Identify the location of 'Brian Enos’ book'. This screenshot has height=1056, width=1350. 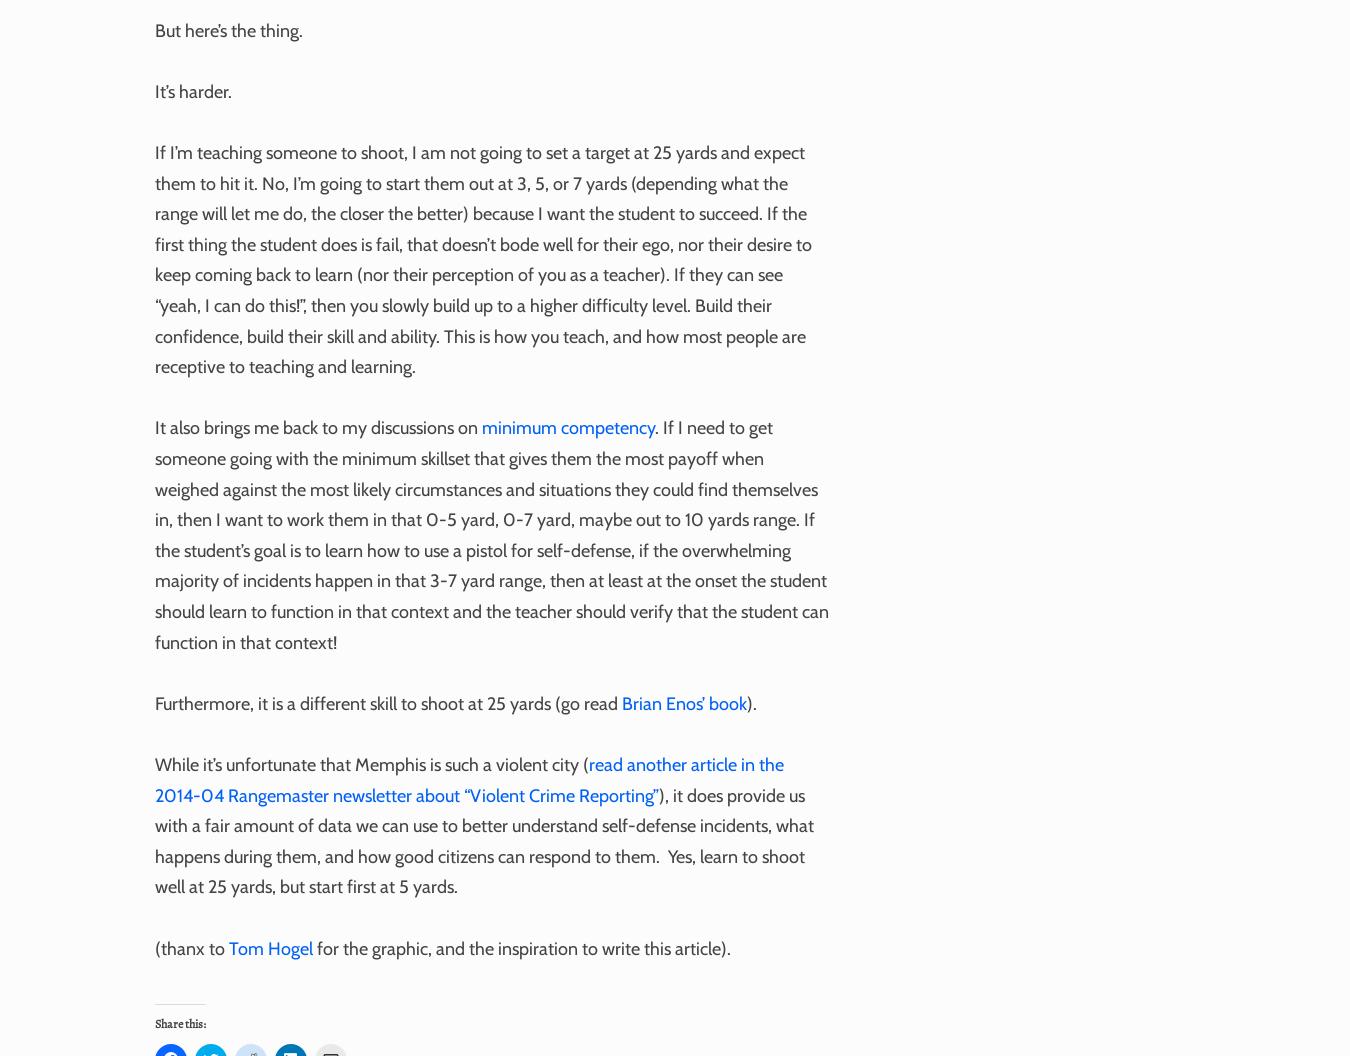
(683, 702).